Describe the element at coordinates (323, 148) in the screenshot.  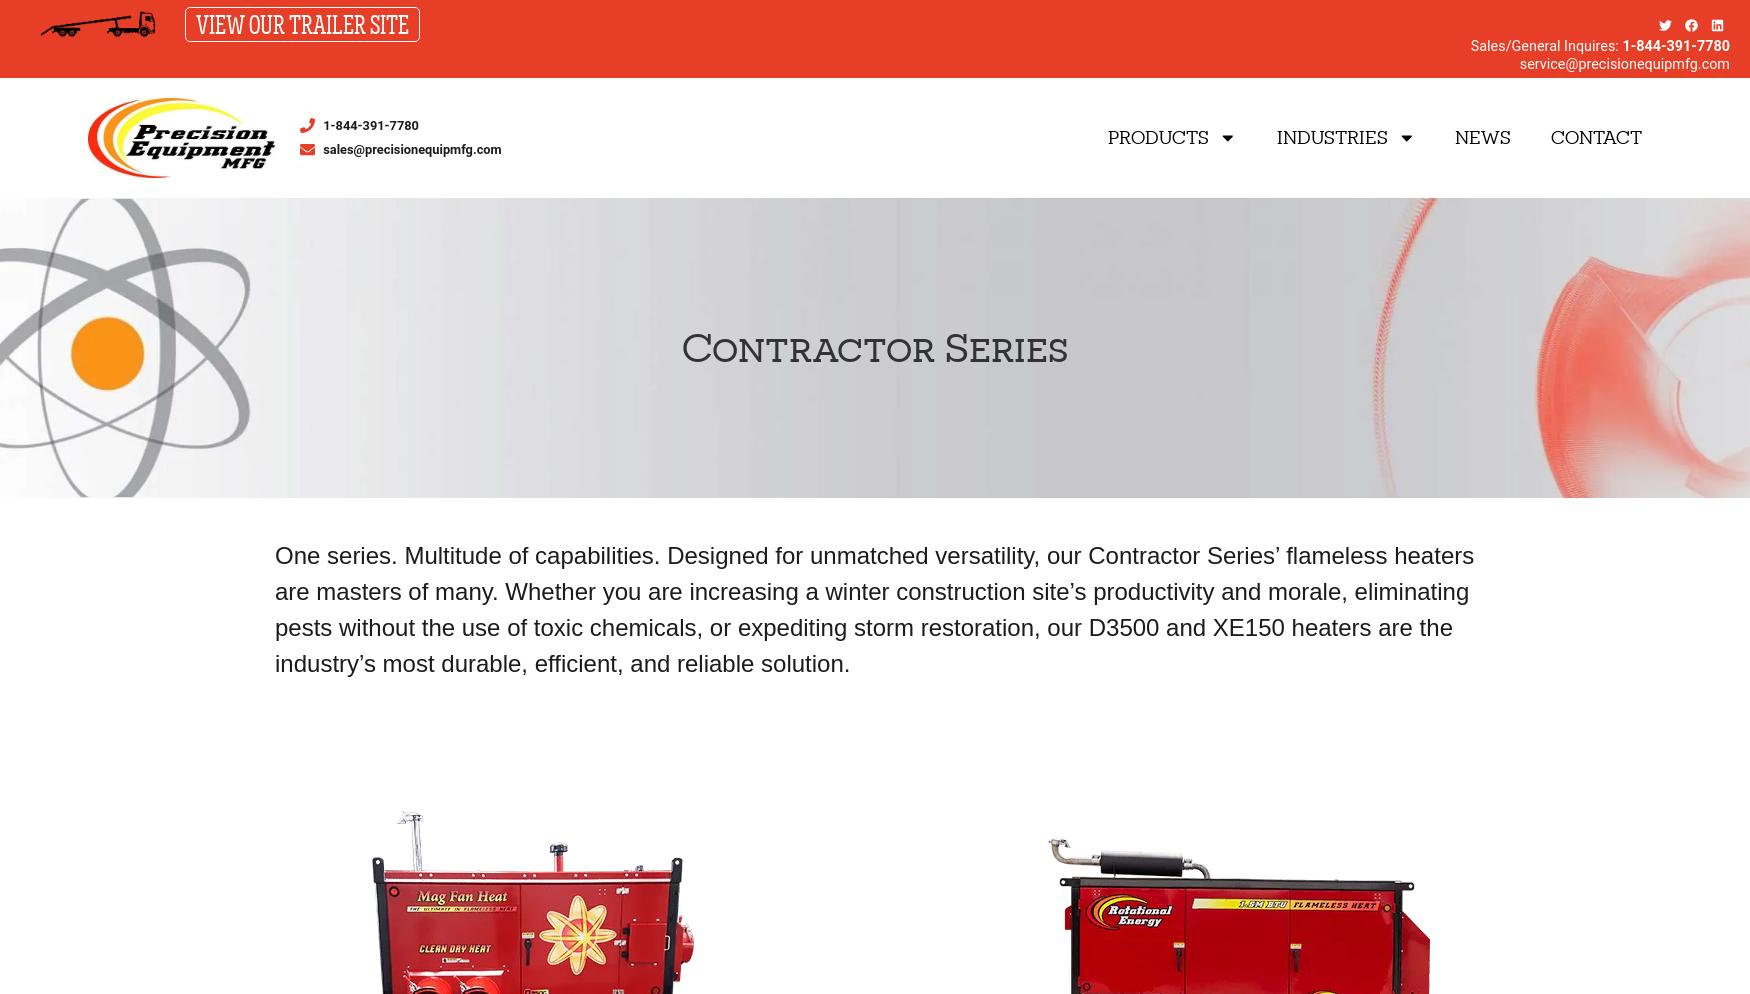
I see `'sales@precisionequipmfg.com'` at that location.